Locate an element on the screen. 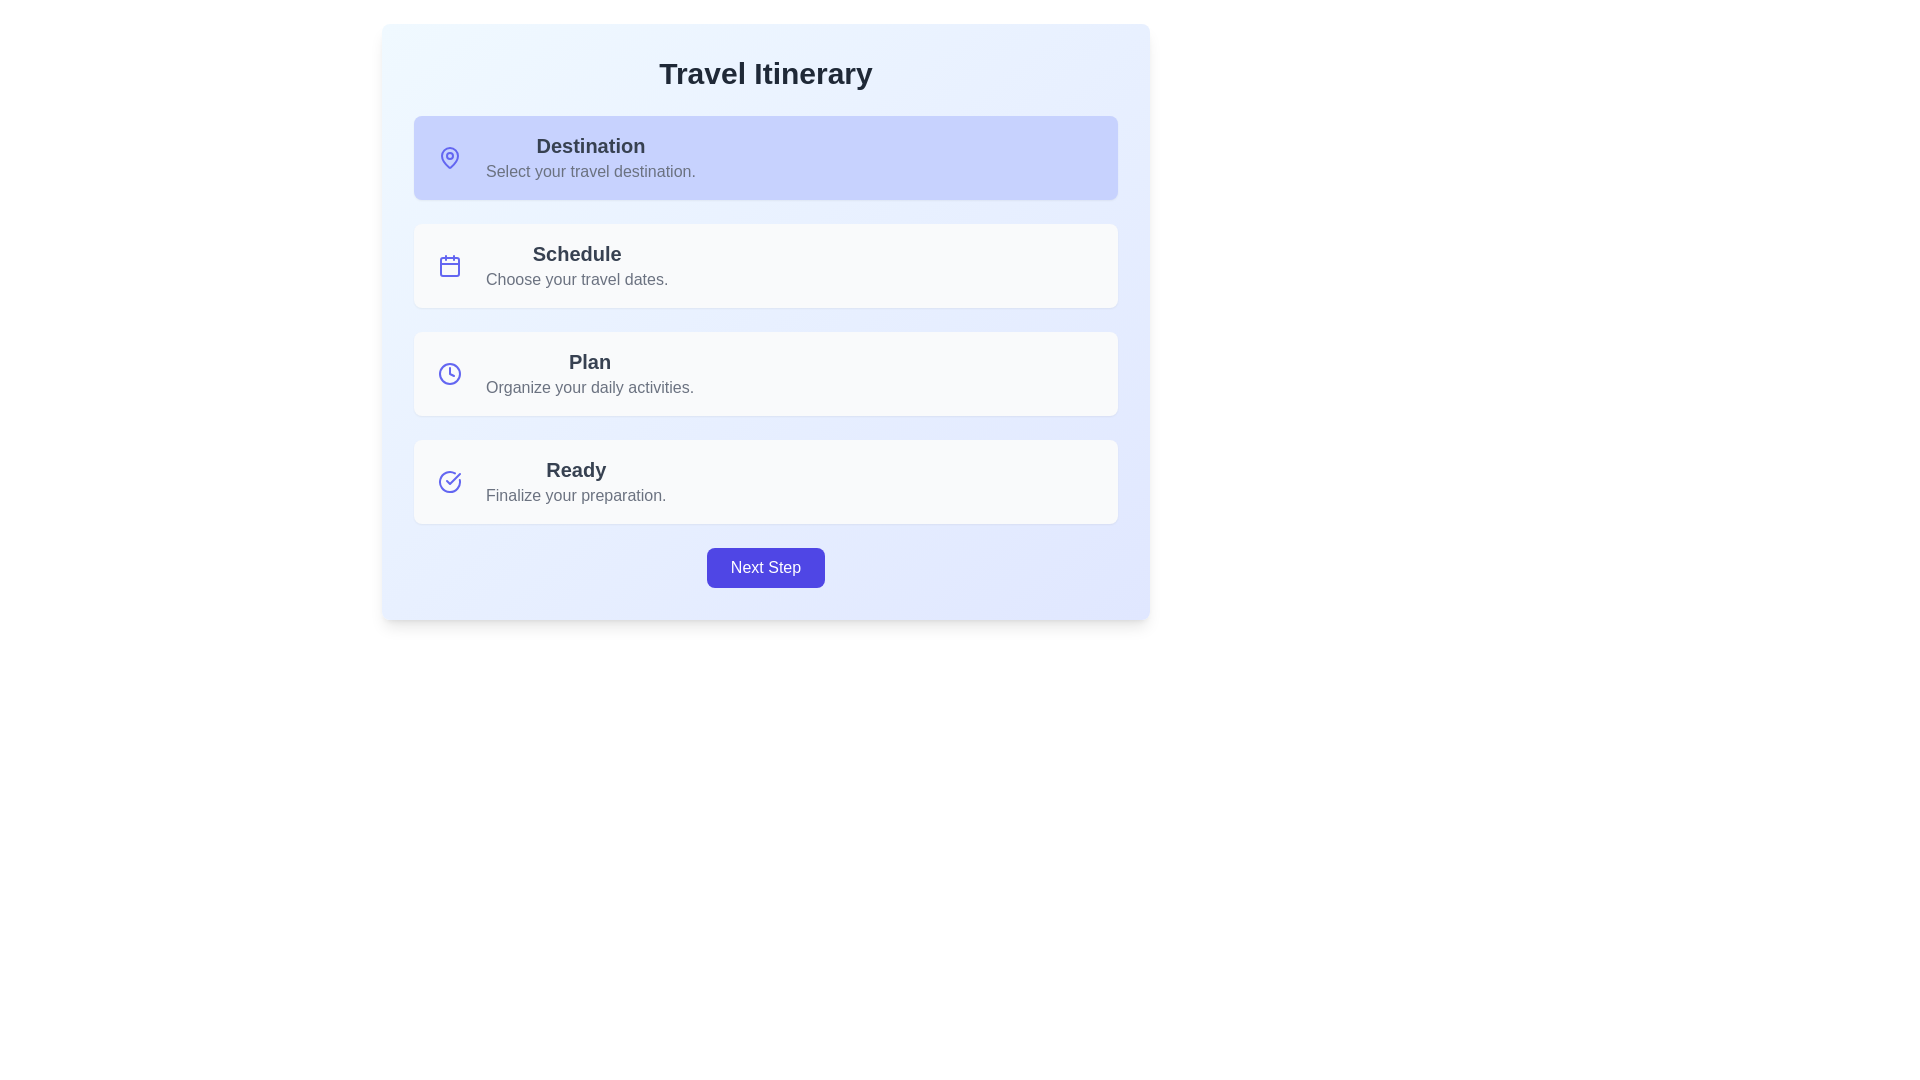 The width and height of the screenshot is (1920, 1080). the text block titled 'Plan' which is styled prominently in bold and has a subtitle 'Organize your daily activities.' This element is the third in a vertical list, located below 'Schedule' and above 'Ready' is located at coordinates (589, 374).